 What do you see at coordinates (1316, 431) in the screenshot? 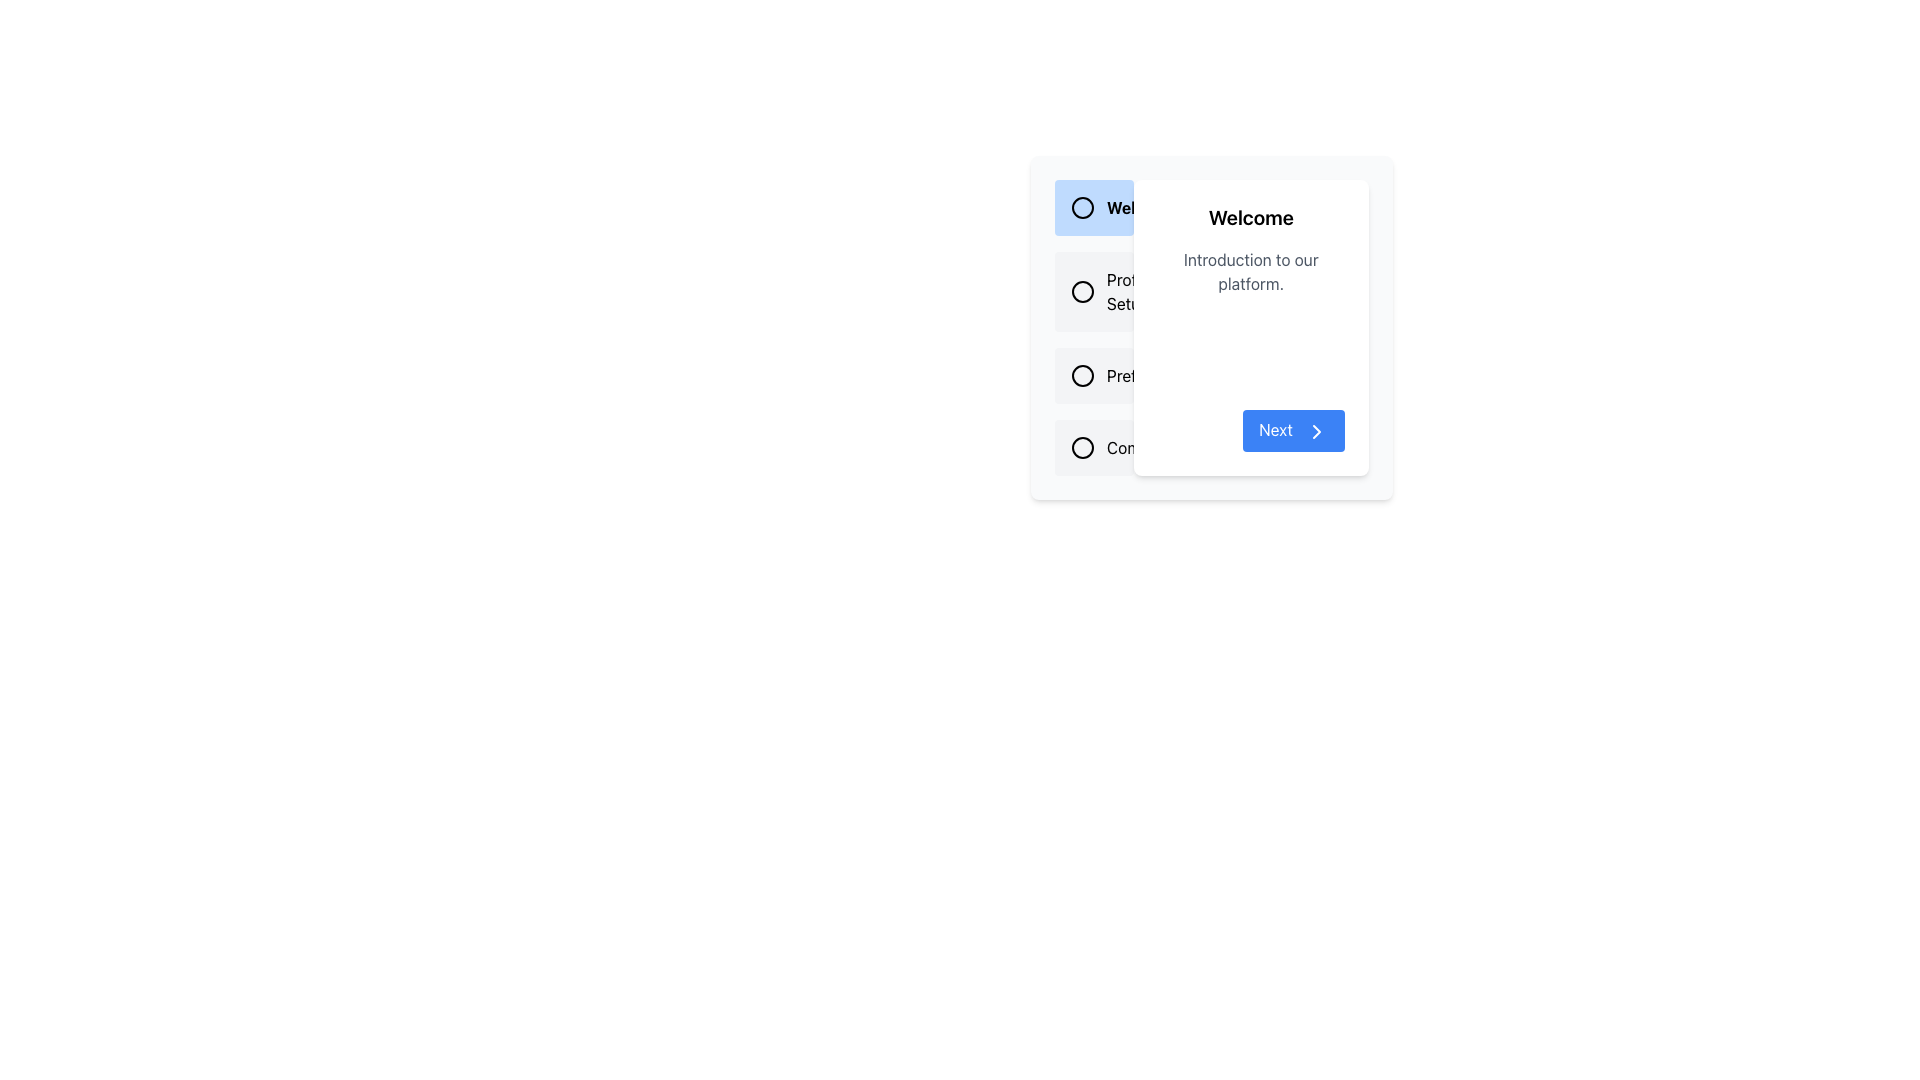
I see `the right-side icon inside the 'Next' button located at the bottom-right corner of the 'Welcome' dialog box` at bounding box center [1316, 431].